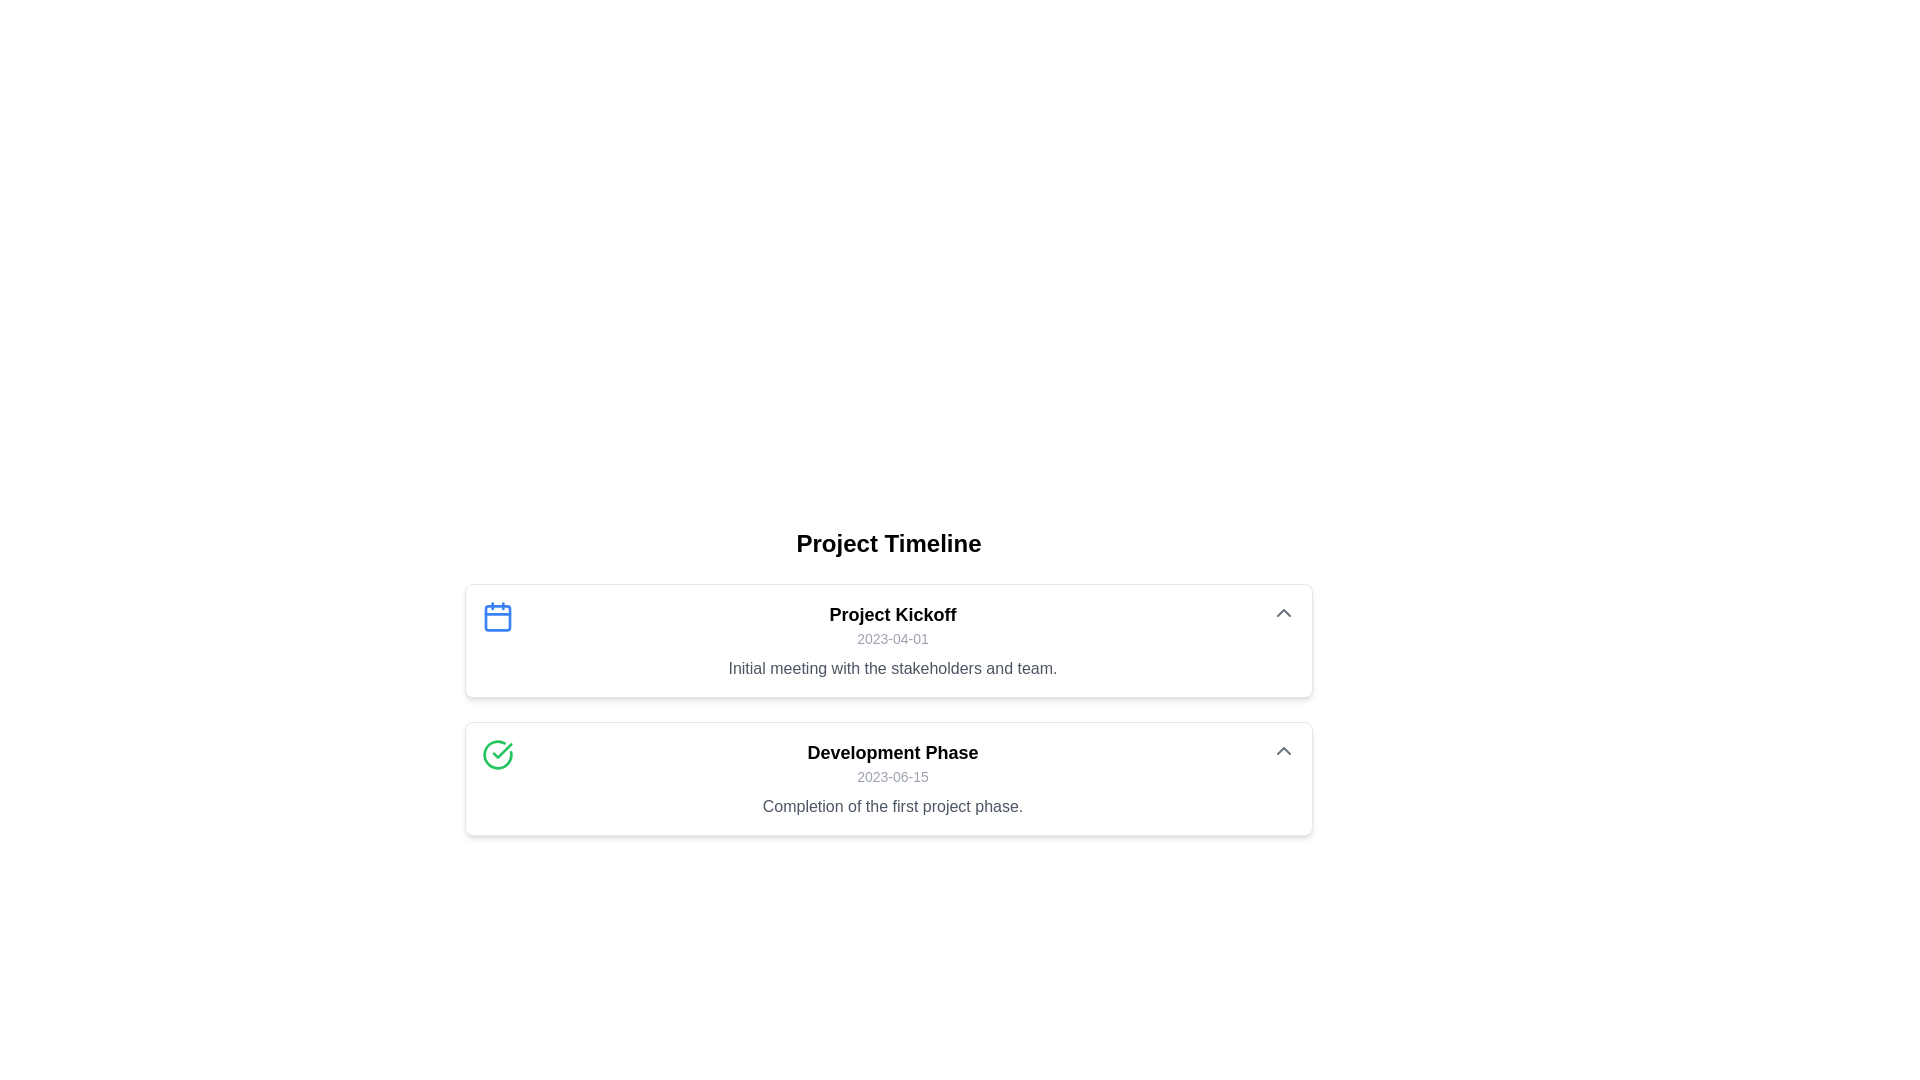 This screenshot has width=1920, height=1080. I want to click on the text label displaying 'Initial meeting with the stakeholders and team.' located below the date '2023-04-01' in the 'Project Kickoff' section, so click(891, 668).